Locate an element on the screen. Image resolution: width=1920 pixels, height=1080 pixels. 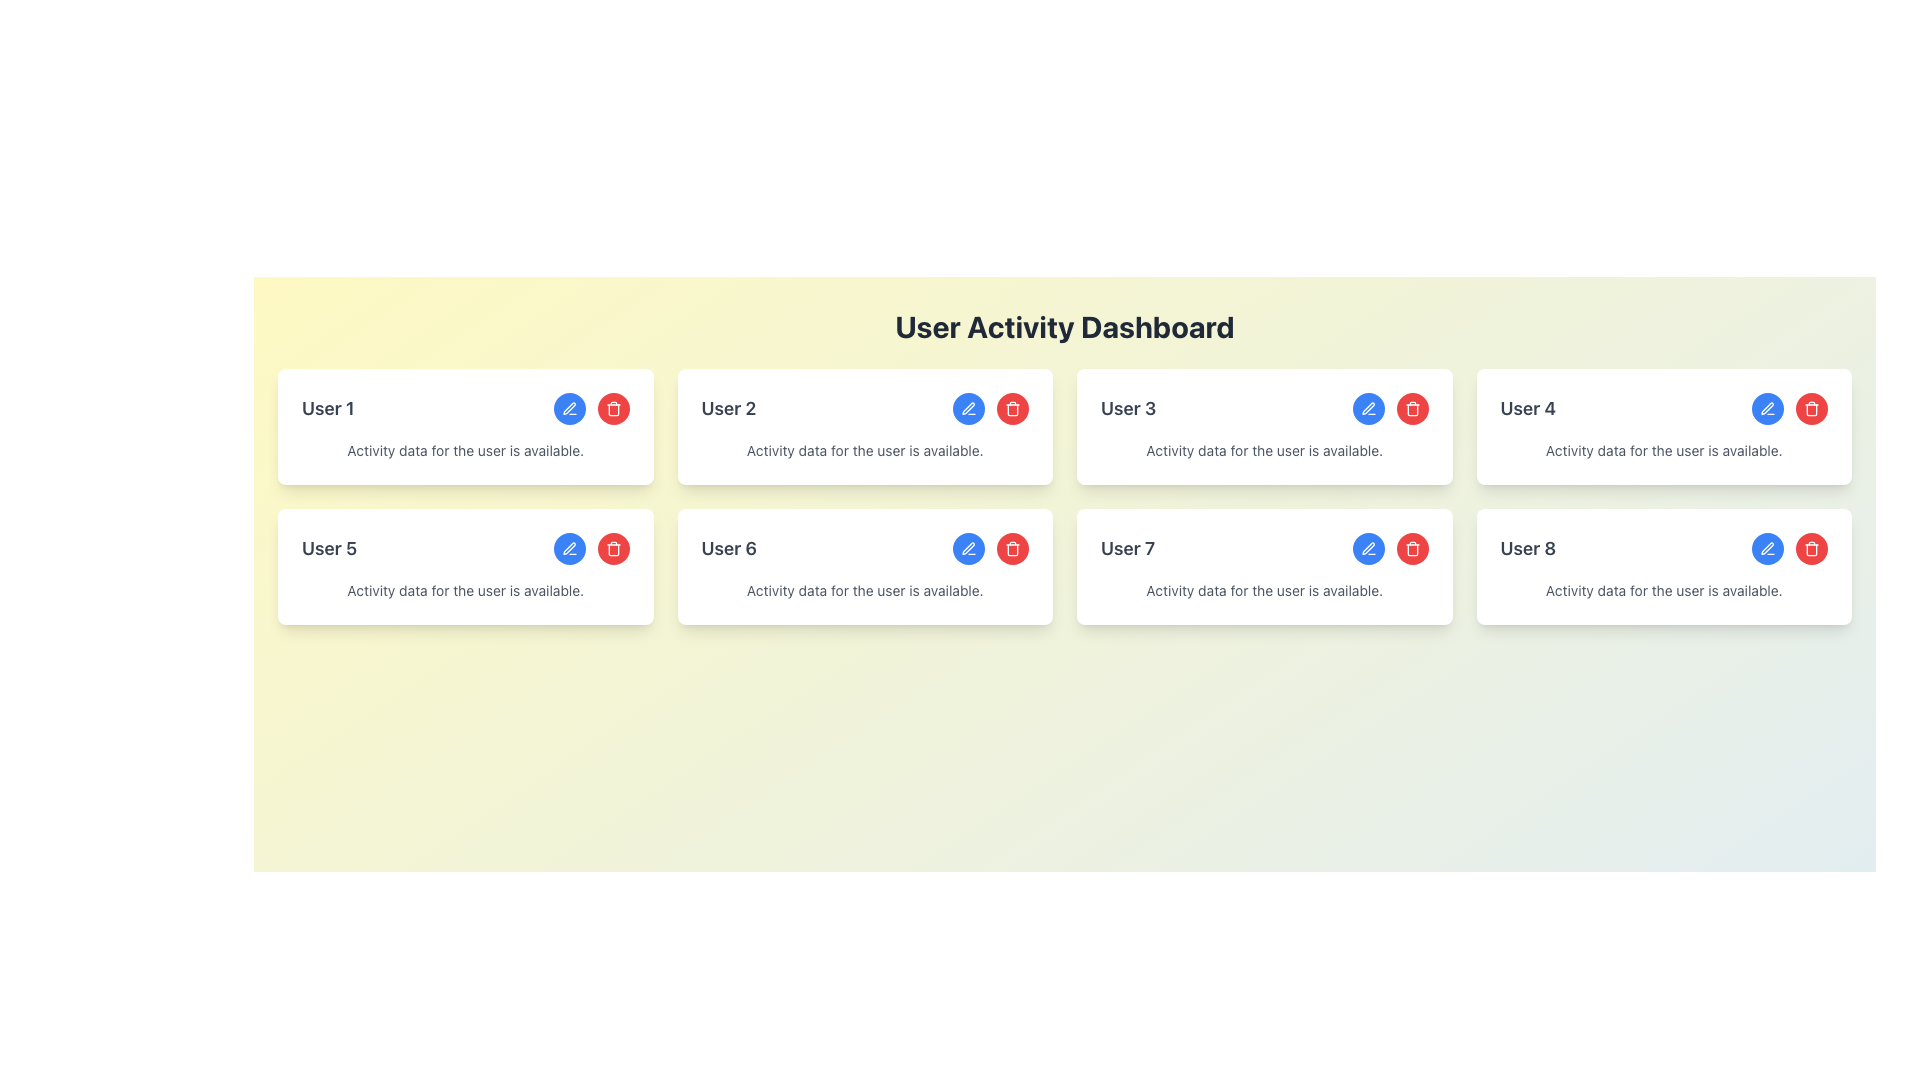
the static informational text line providing activity status for 'User 3' located in the third column of the top row is located at coordinates (1263, 451).